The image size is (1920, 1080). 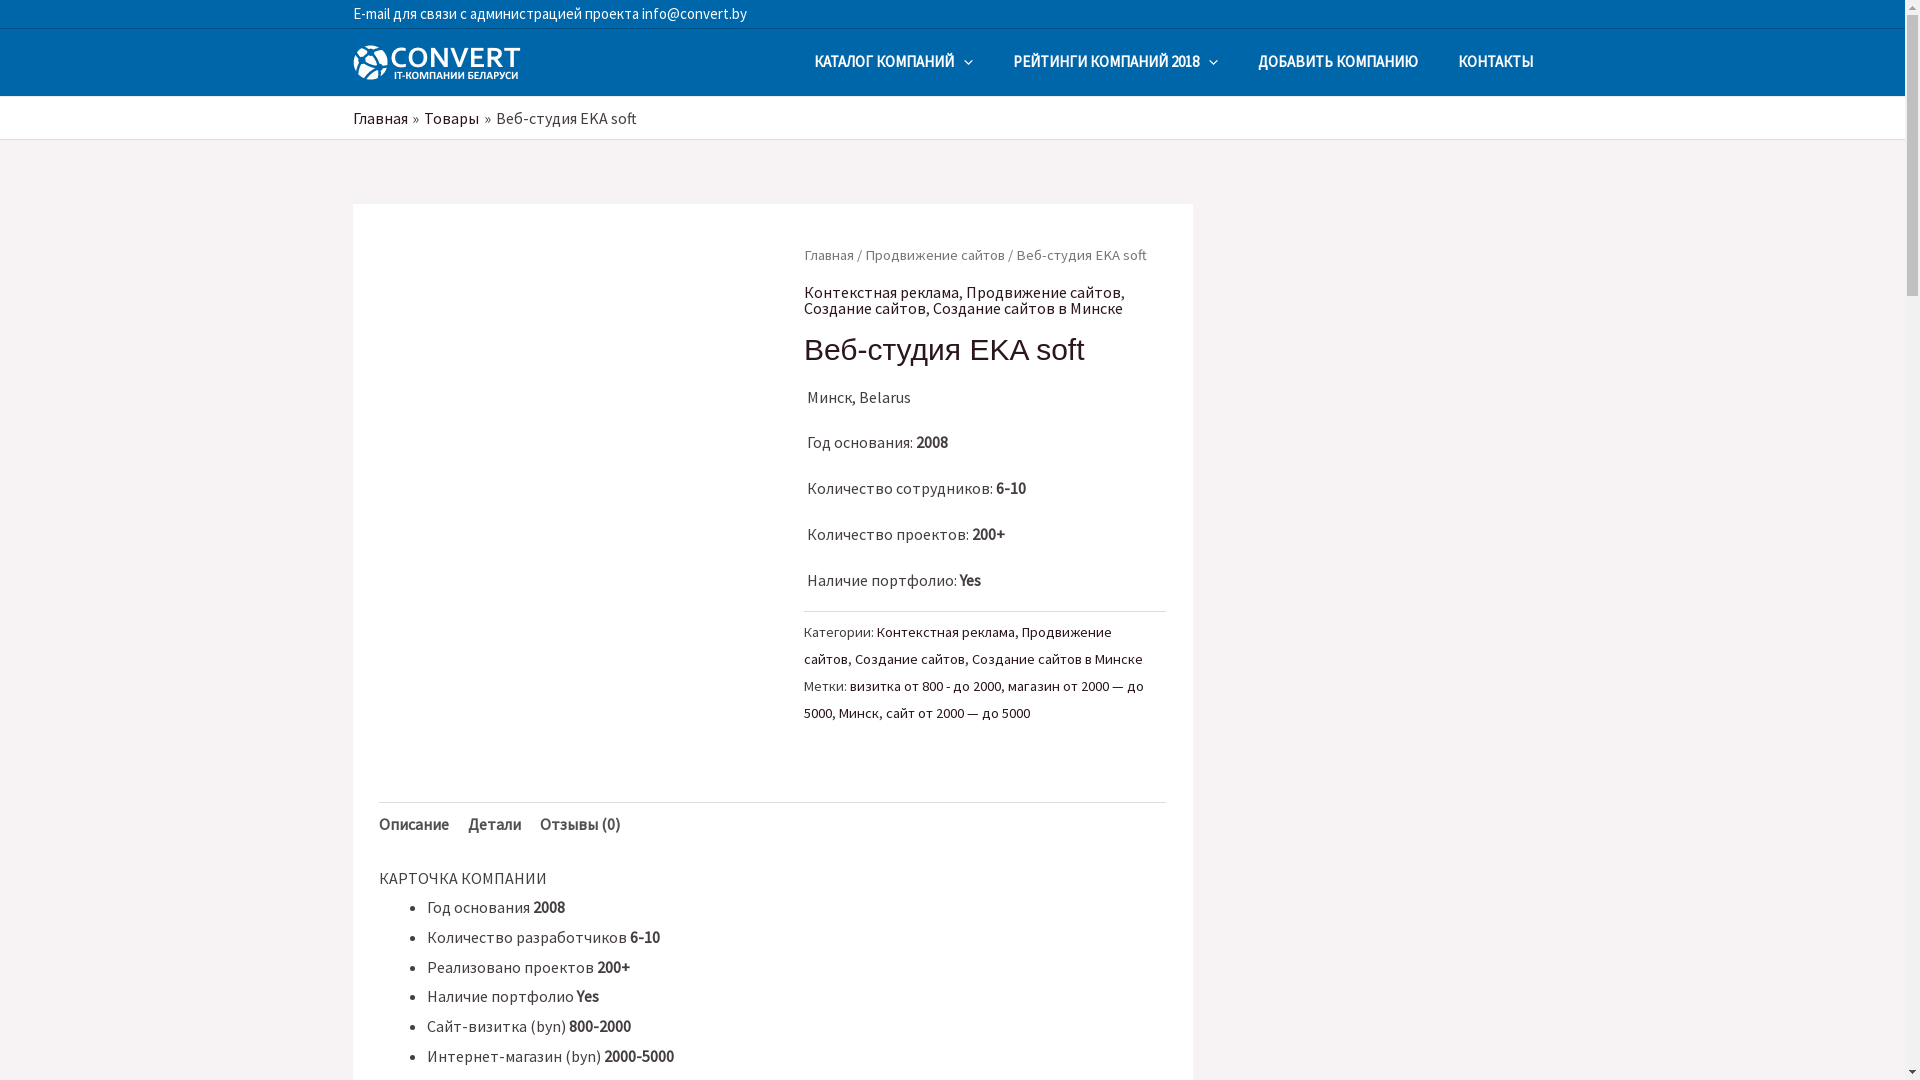 What do you see at coordinates (691, 13) in the screenshot?
I see `' info@convert.by'` at bounding box center [691, 13].